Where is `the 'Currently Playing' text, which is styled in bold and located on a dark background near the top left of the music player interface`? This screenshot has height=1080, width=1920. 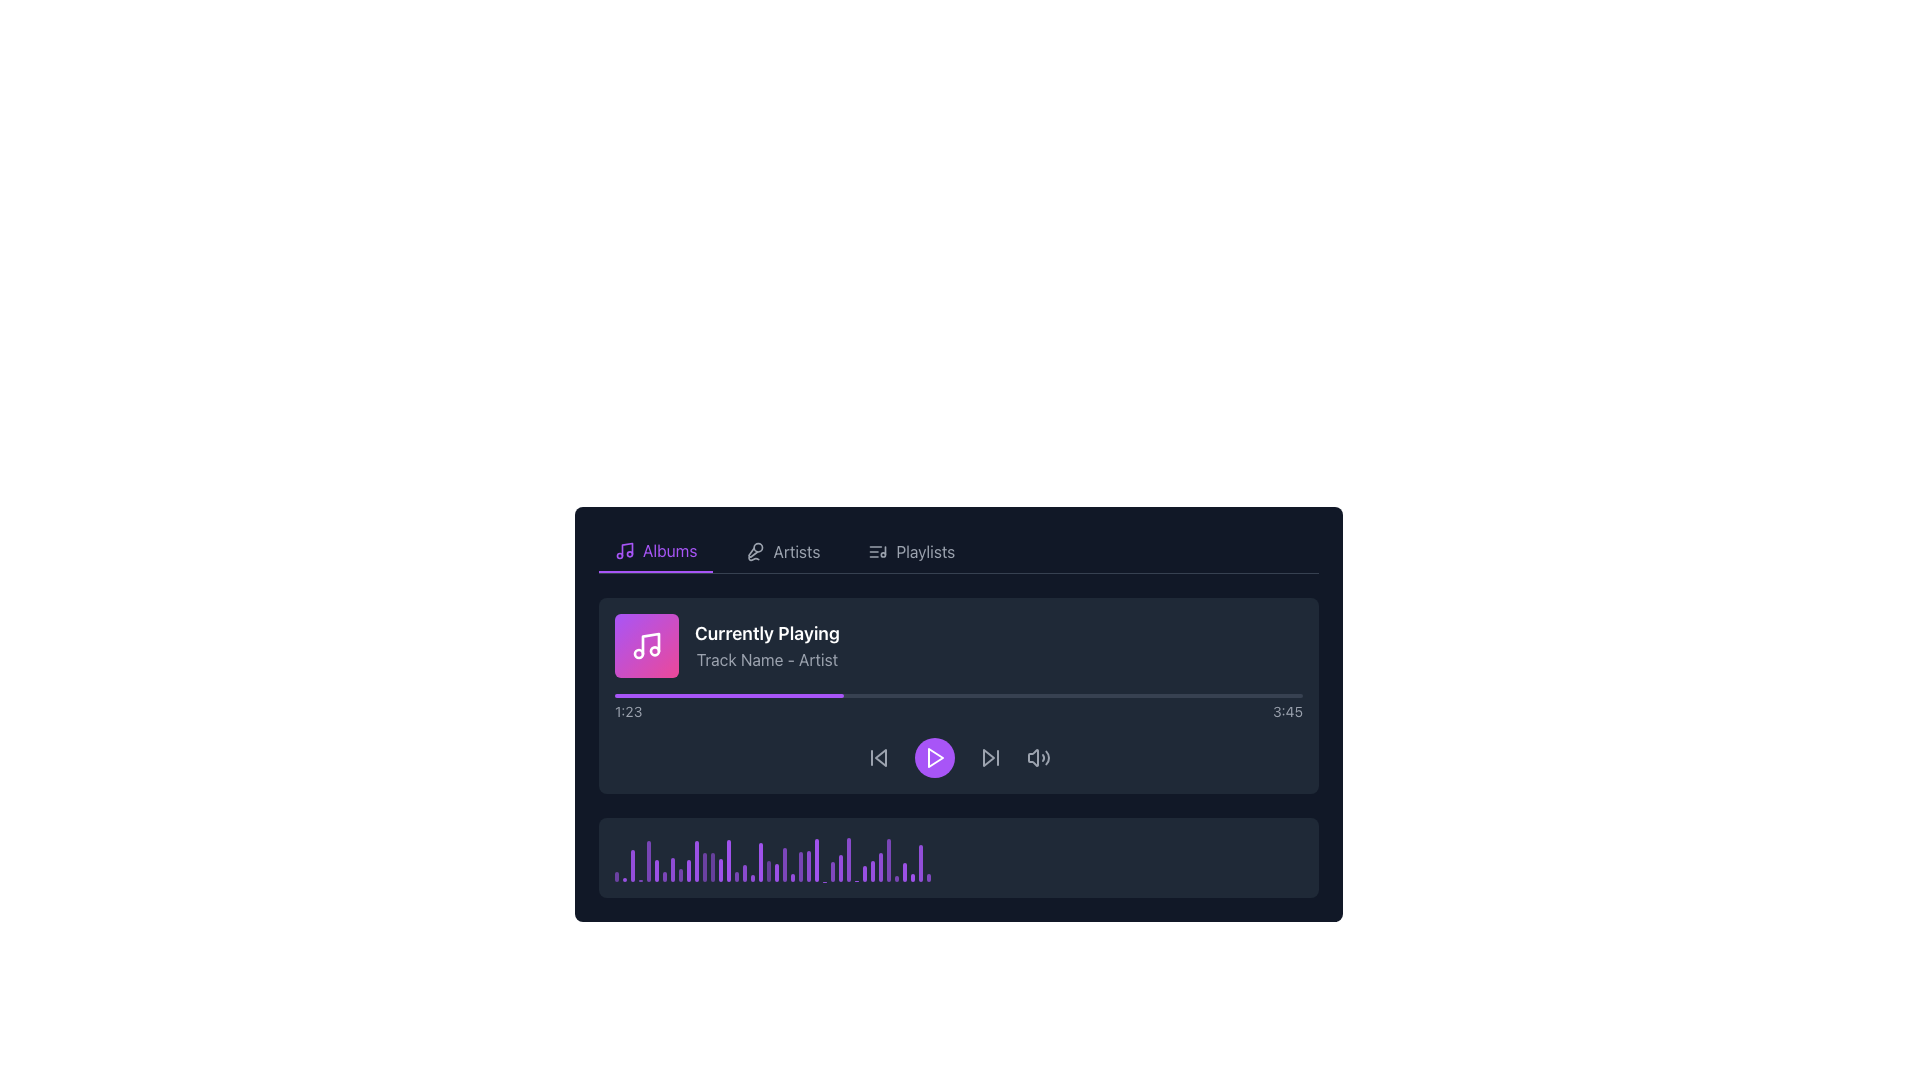 the 'Currently Playing' text, which is styled in bold and located on a dark background near the top left of the music player interface is located at coordinates (766, 633).